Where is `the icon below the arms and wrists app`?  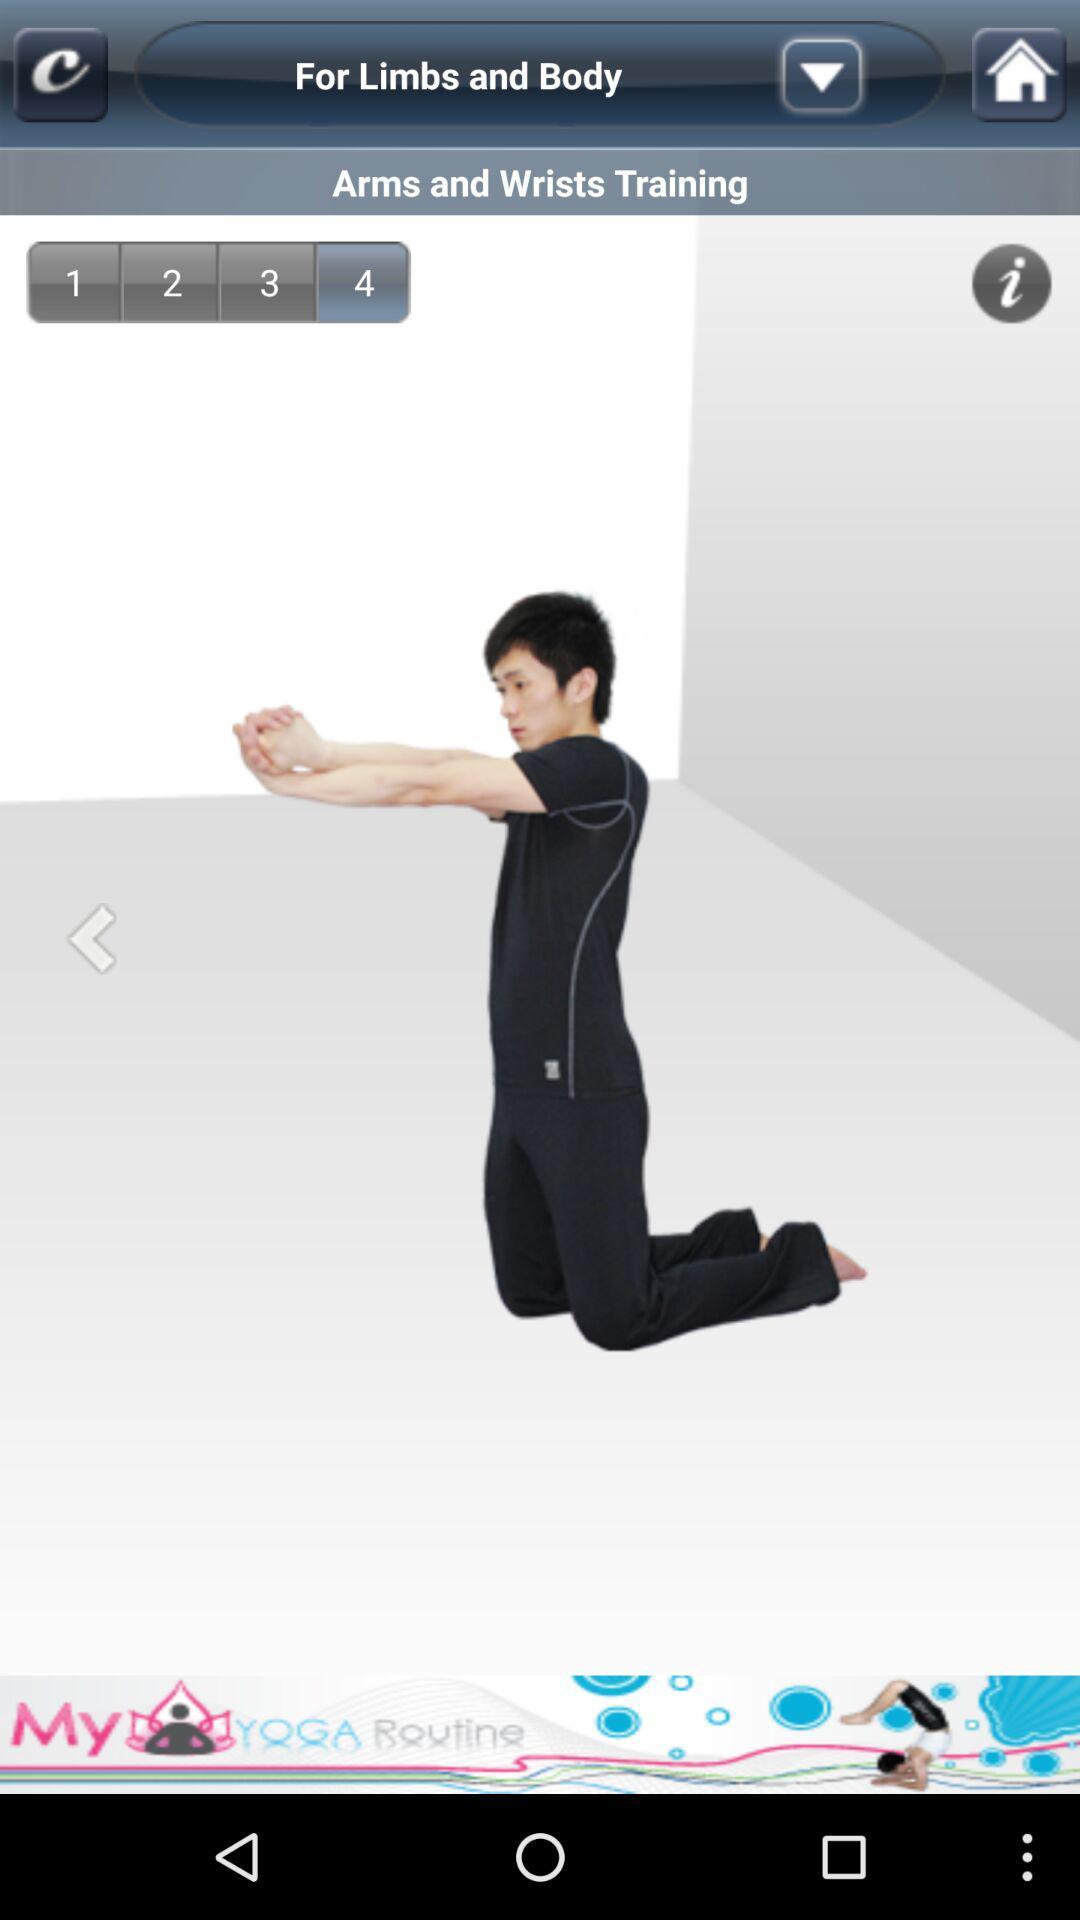 the icon below the arms and wrists app is located at coordinates (73, 281).